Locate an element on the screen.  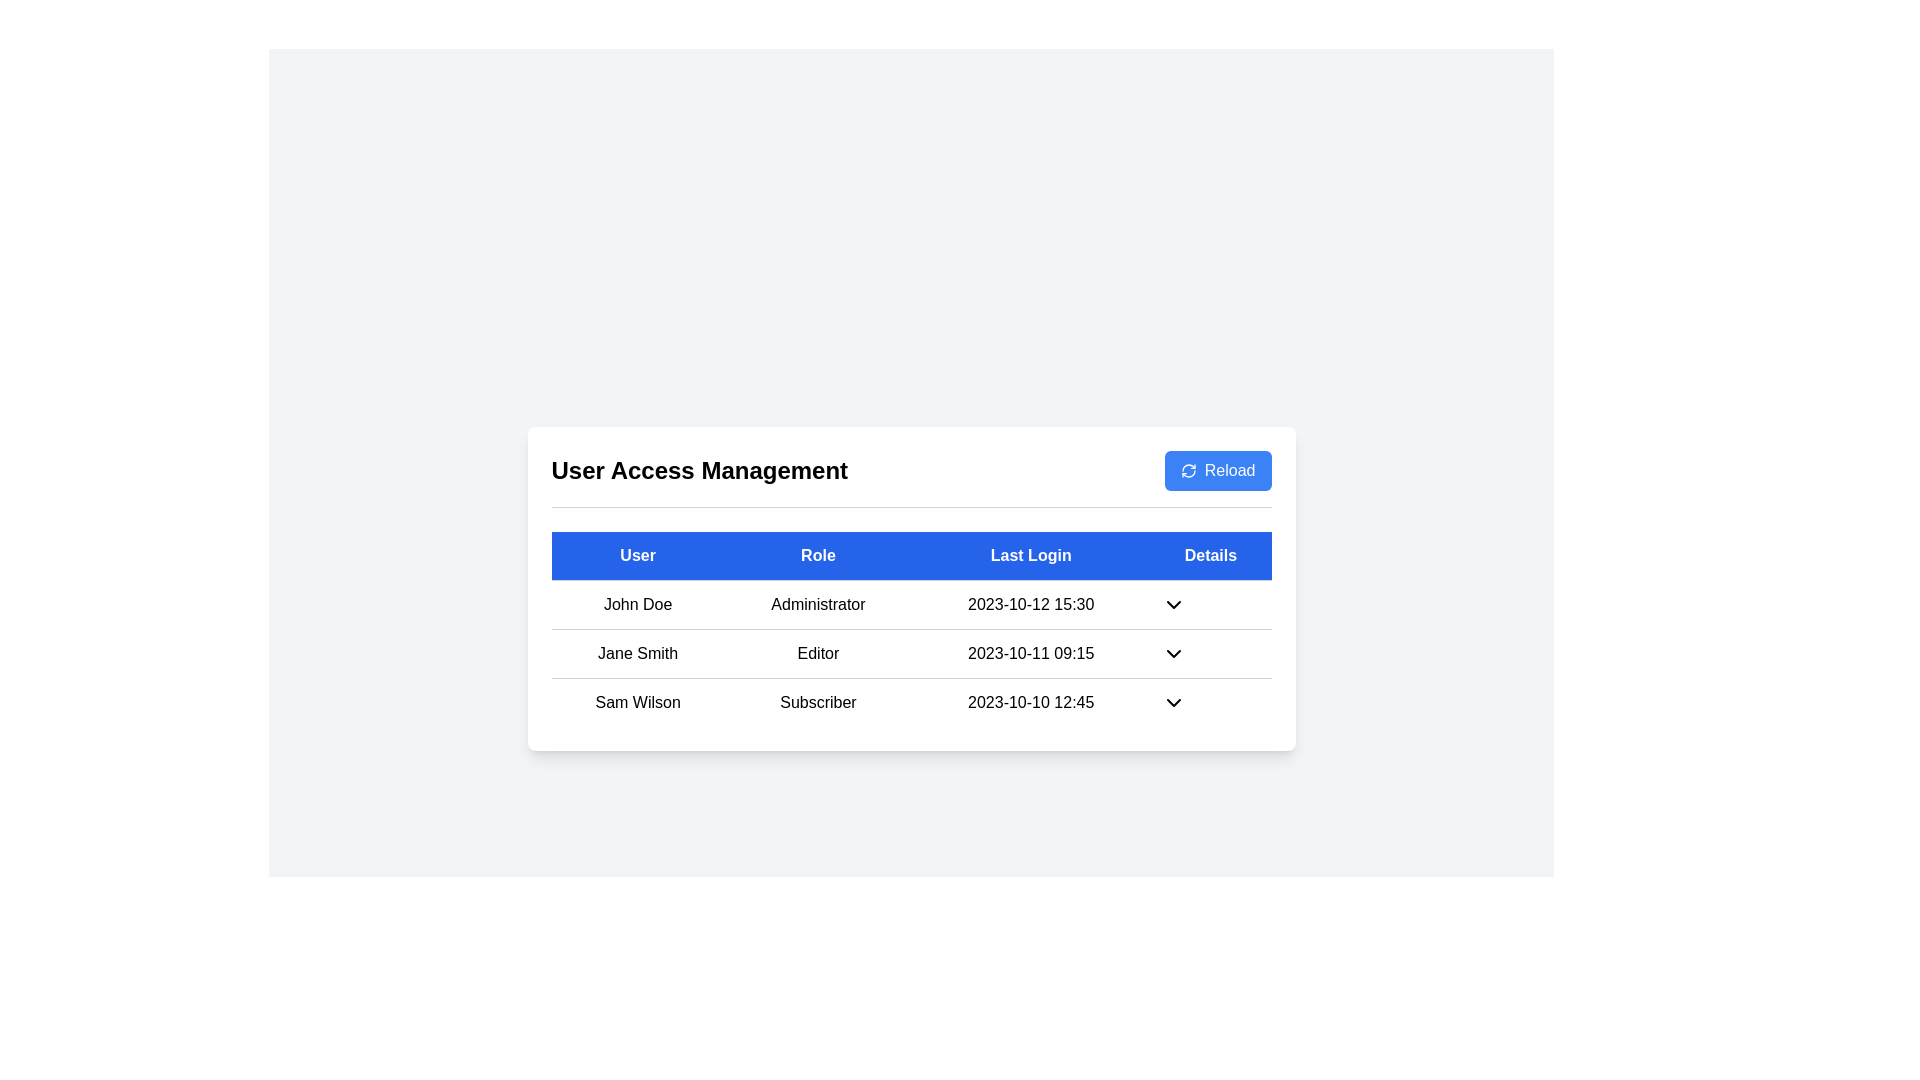
the Table Header Cell displaying 'User' with a blue background and white text, which is the first column header in the table adjacent to the 'Role' header is located at coordinates (637, 556).